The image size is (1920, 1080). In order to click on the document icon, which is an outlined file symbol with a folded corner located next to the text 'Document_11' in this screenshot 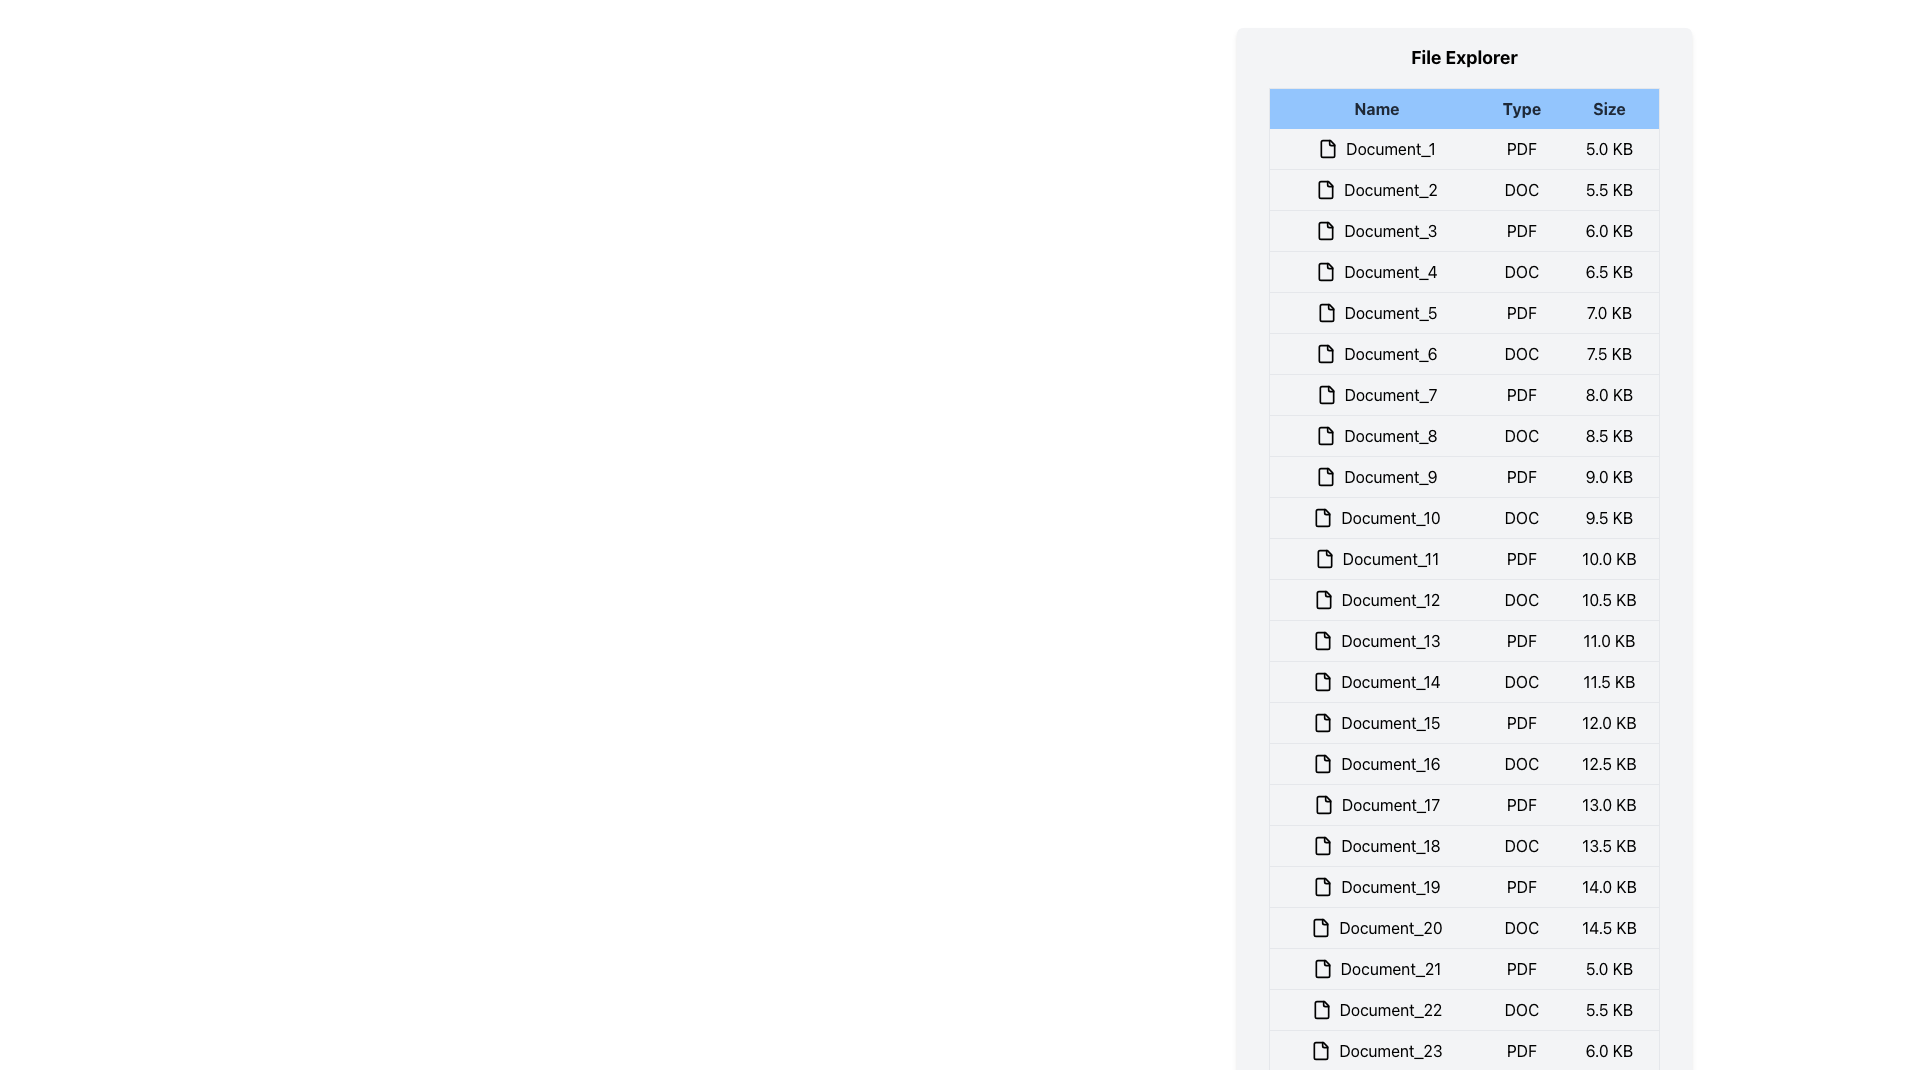, I will do `click(1324, 559)`.